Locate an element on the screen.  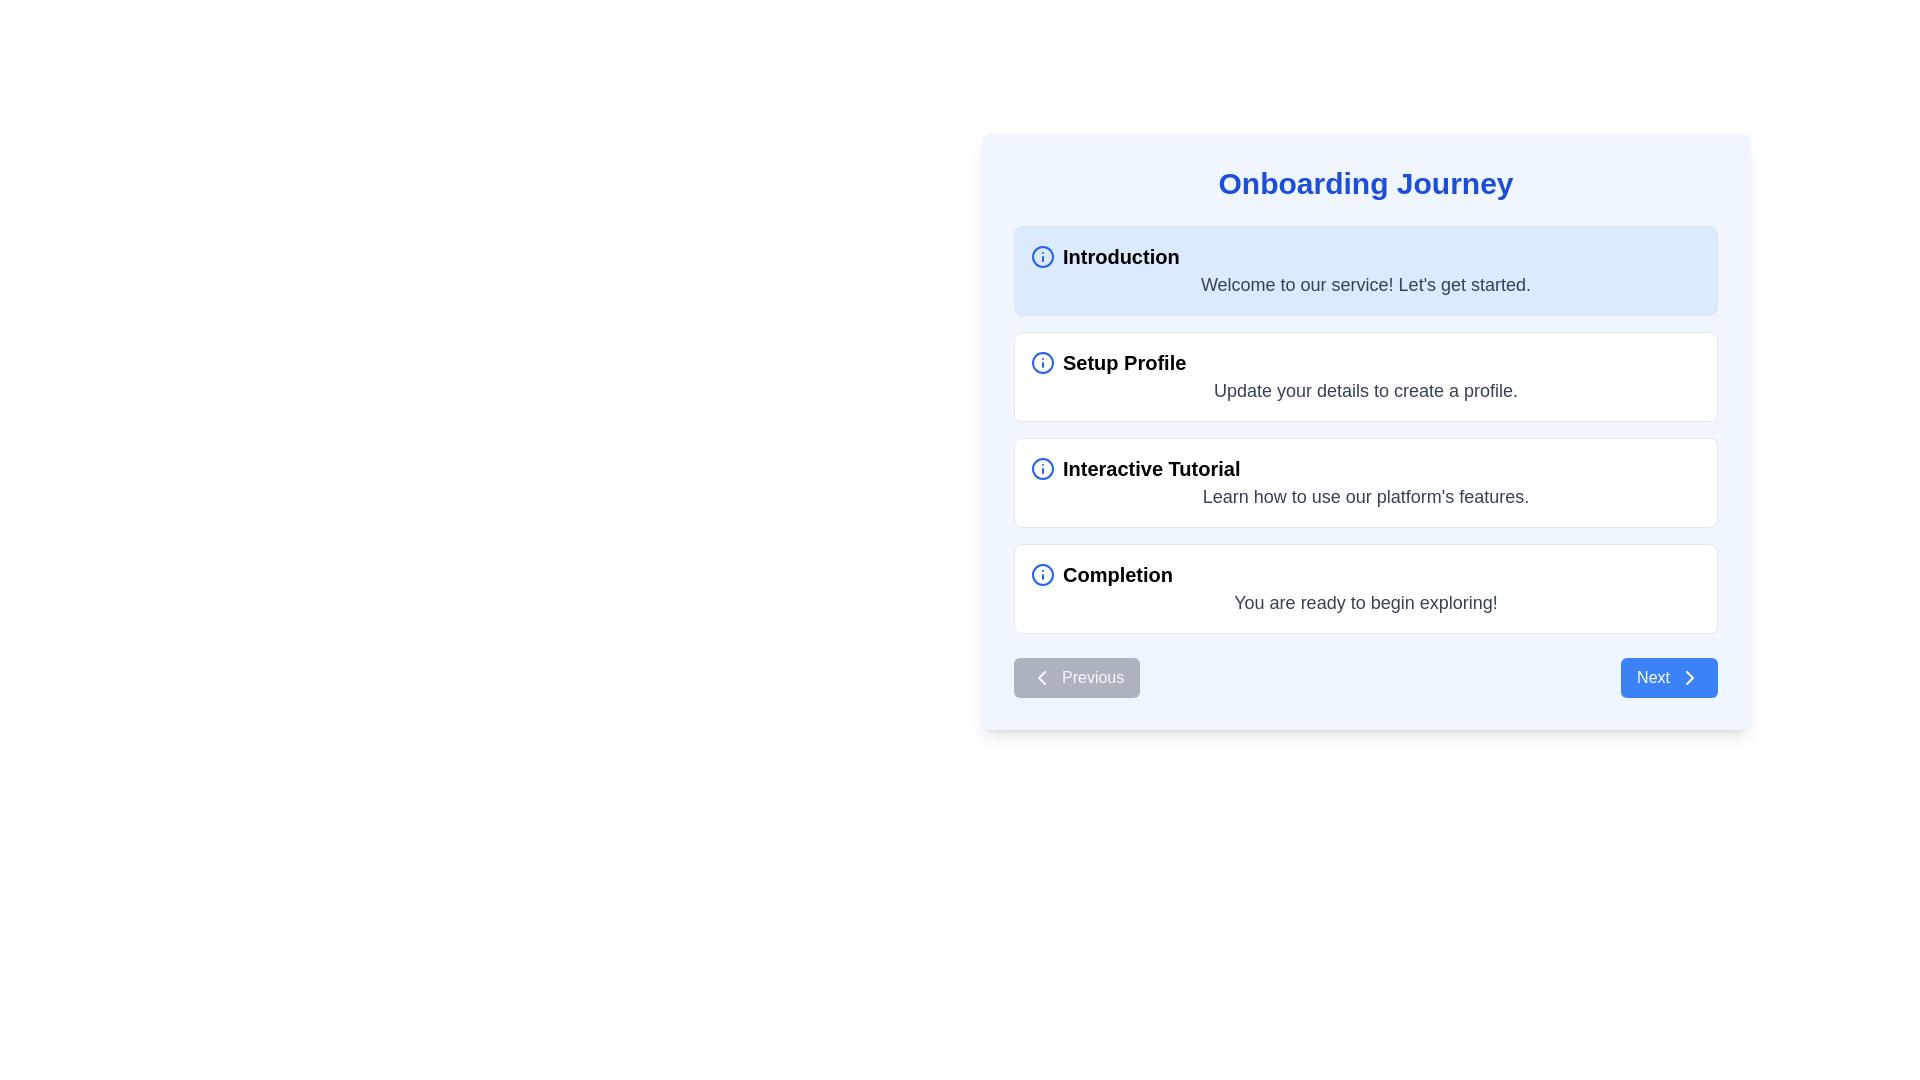
the Informational Card labeled 'Completion' that contains a gray message stating 'You are ready to begin exploring!' and is the last card in a vertically stacked group is located at coordinates (1365, 588).